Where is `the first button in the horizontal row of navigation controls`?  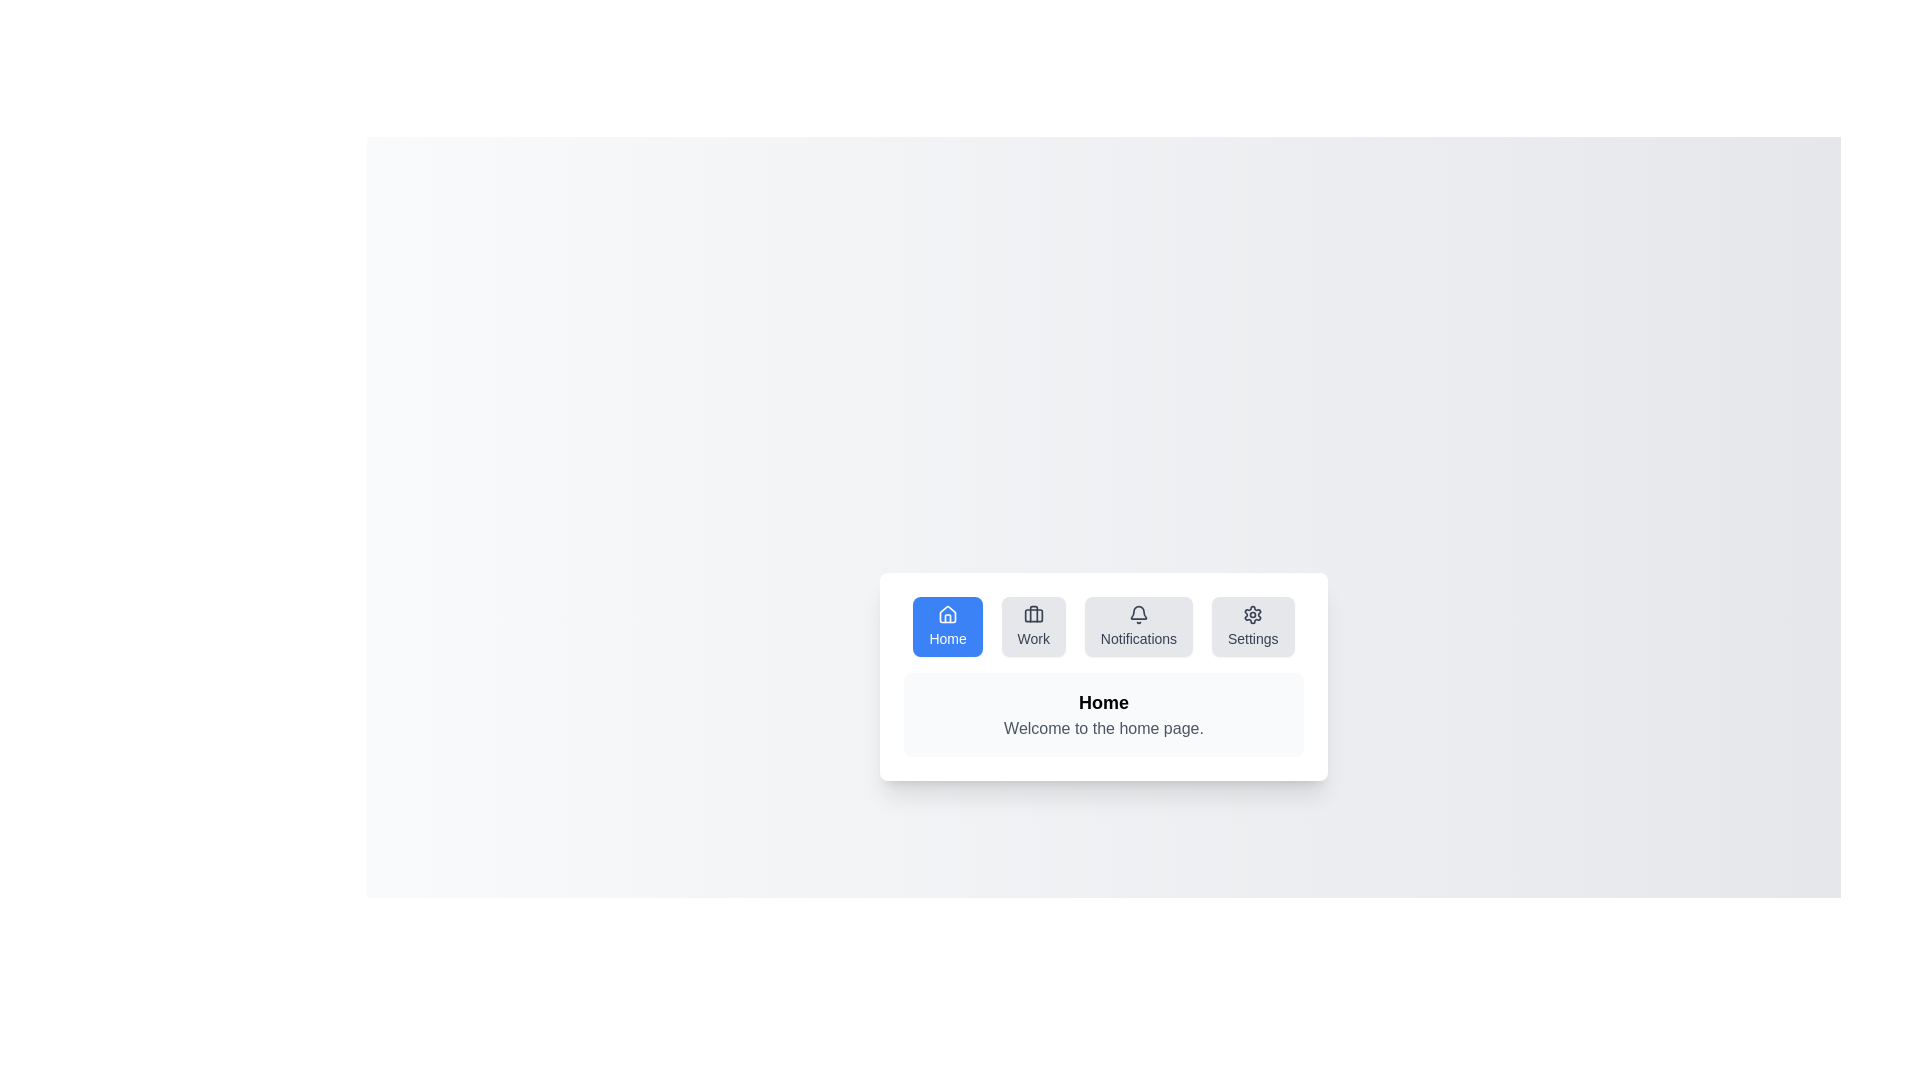 the first button in the horizontal row of navigation controls is located at coordinates (947, 626).